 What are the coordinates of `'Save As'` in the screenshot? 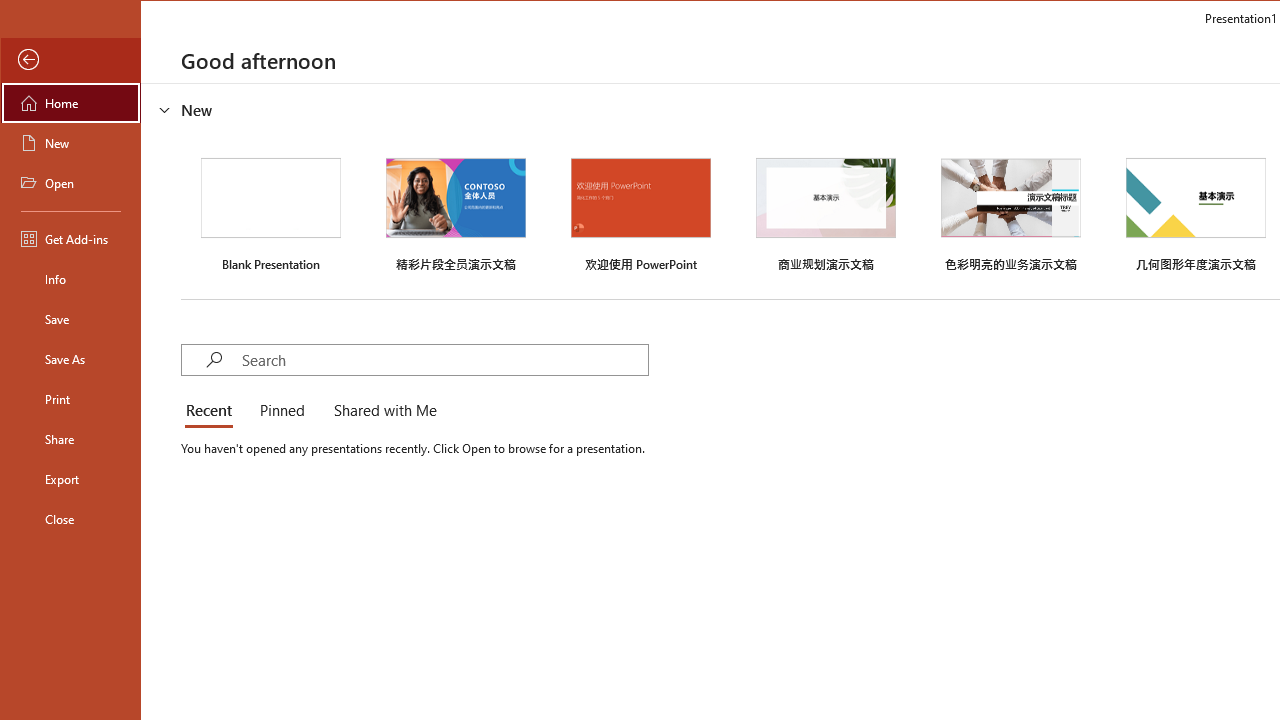 It's located at (71, 357).